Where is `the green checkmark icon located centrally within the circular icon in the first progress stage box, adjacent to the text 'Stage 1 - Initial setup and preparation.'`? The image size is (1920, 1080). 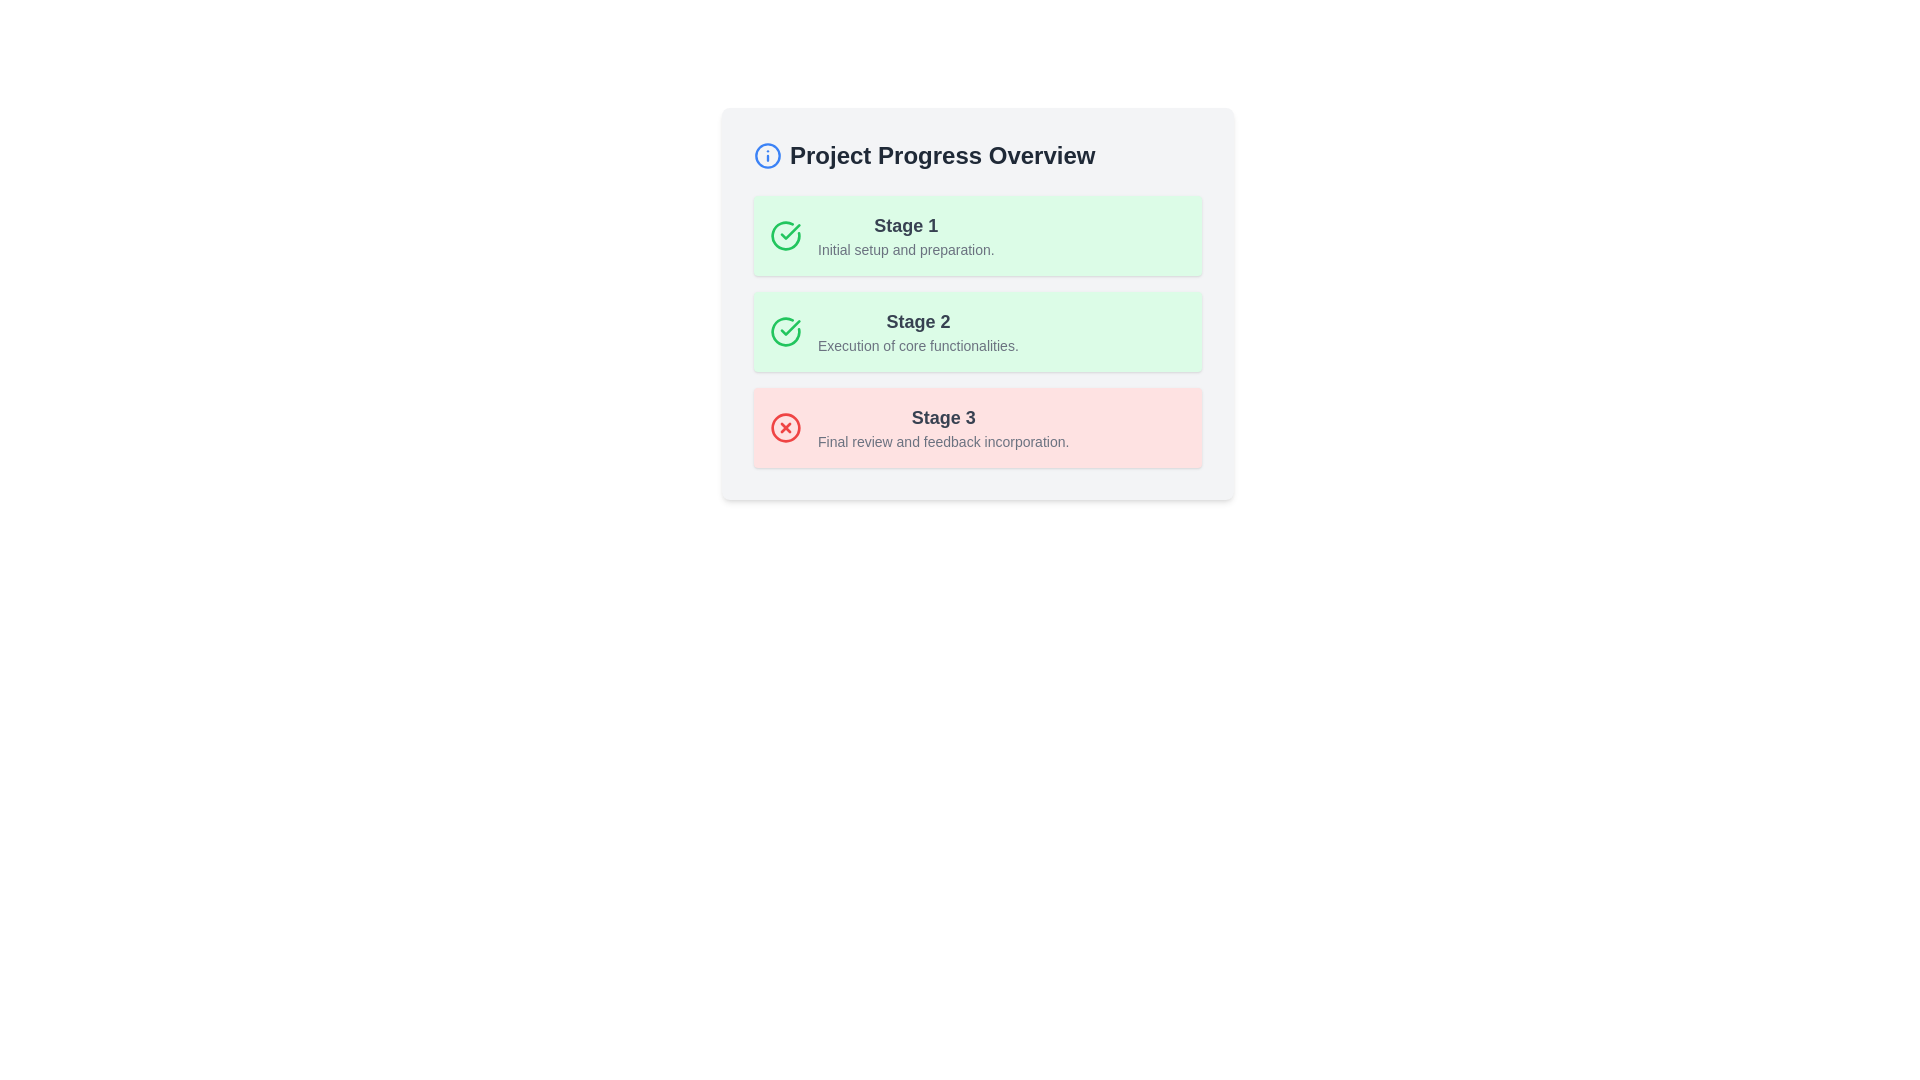
the green checkmark icon located centrally within the circular icon in the first progress stage box, adjacent to the text 'Stage 1 - Initial setup and preparation.' is located at coordinates (789, 326).